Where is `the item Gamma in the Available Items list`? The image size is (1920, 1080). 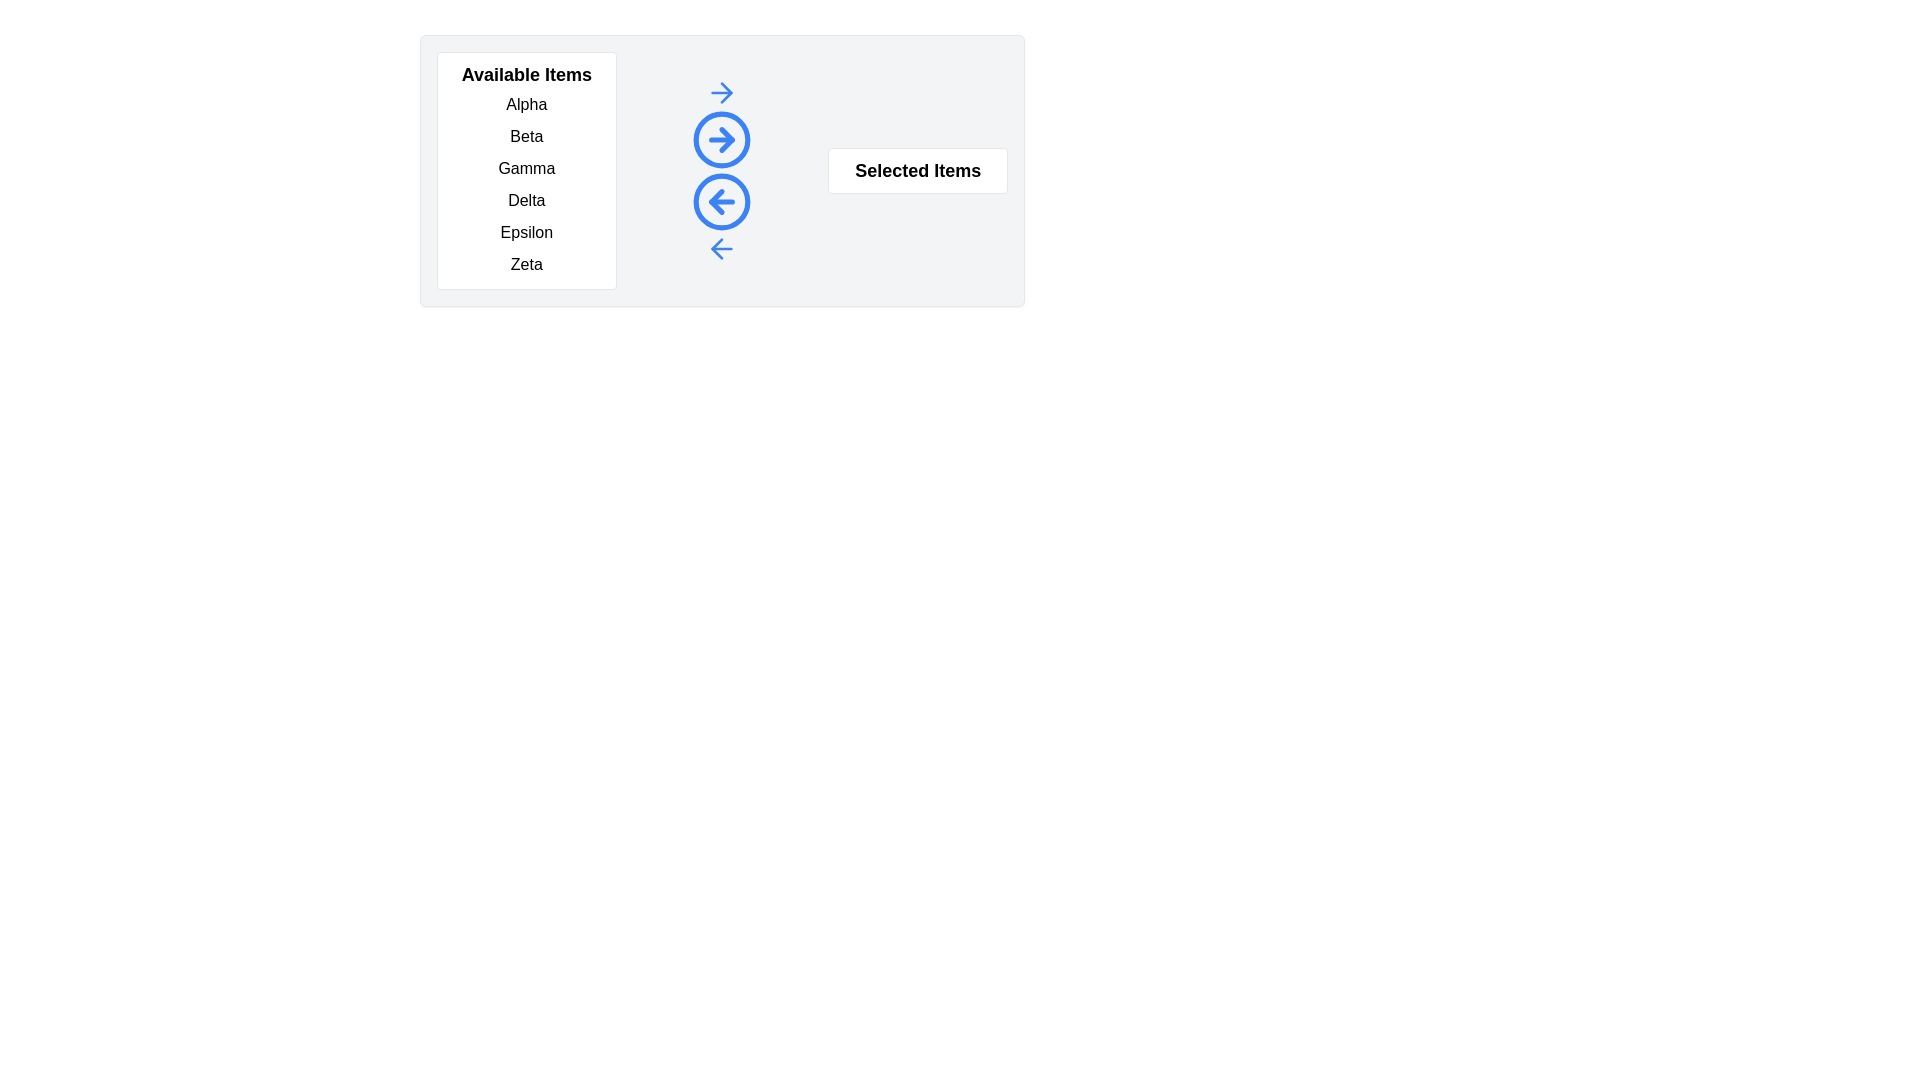
the item Gamma in the Available Items list is located at coordinates (526, 168).